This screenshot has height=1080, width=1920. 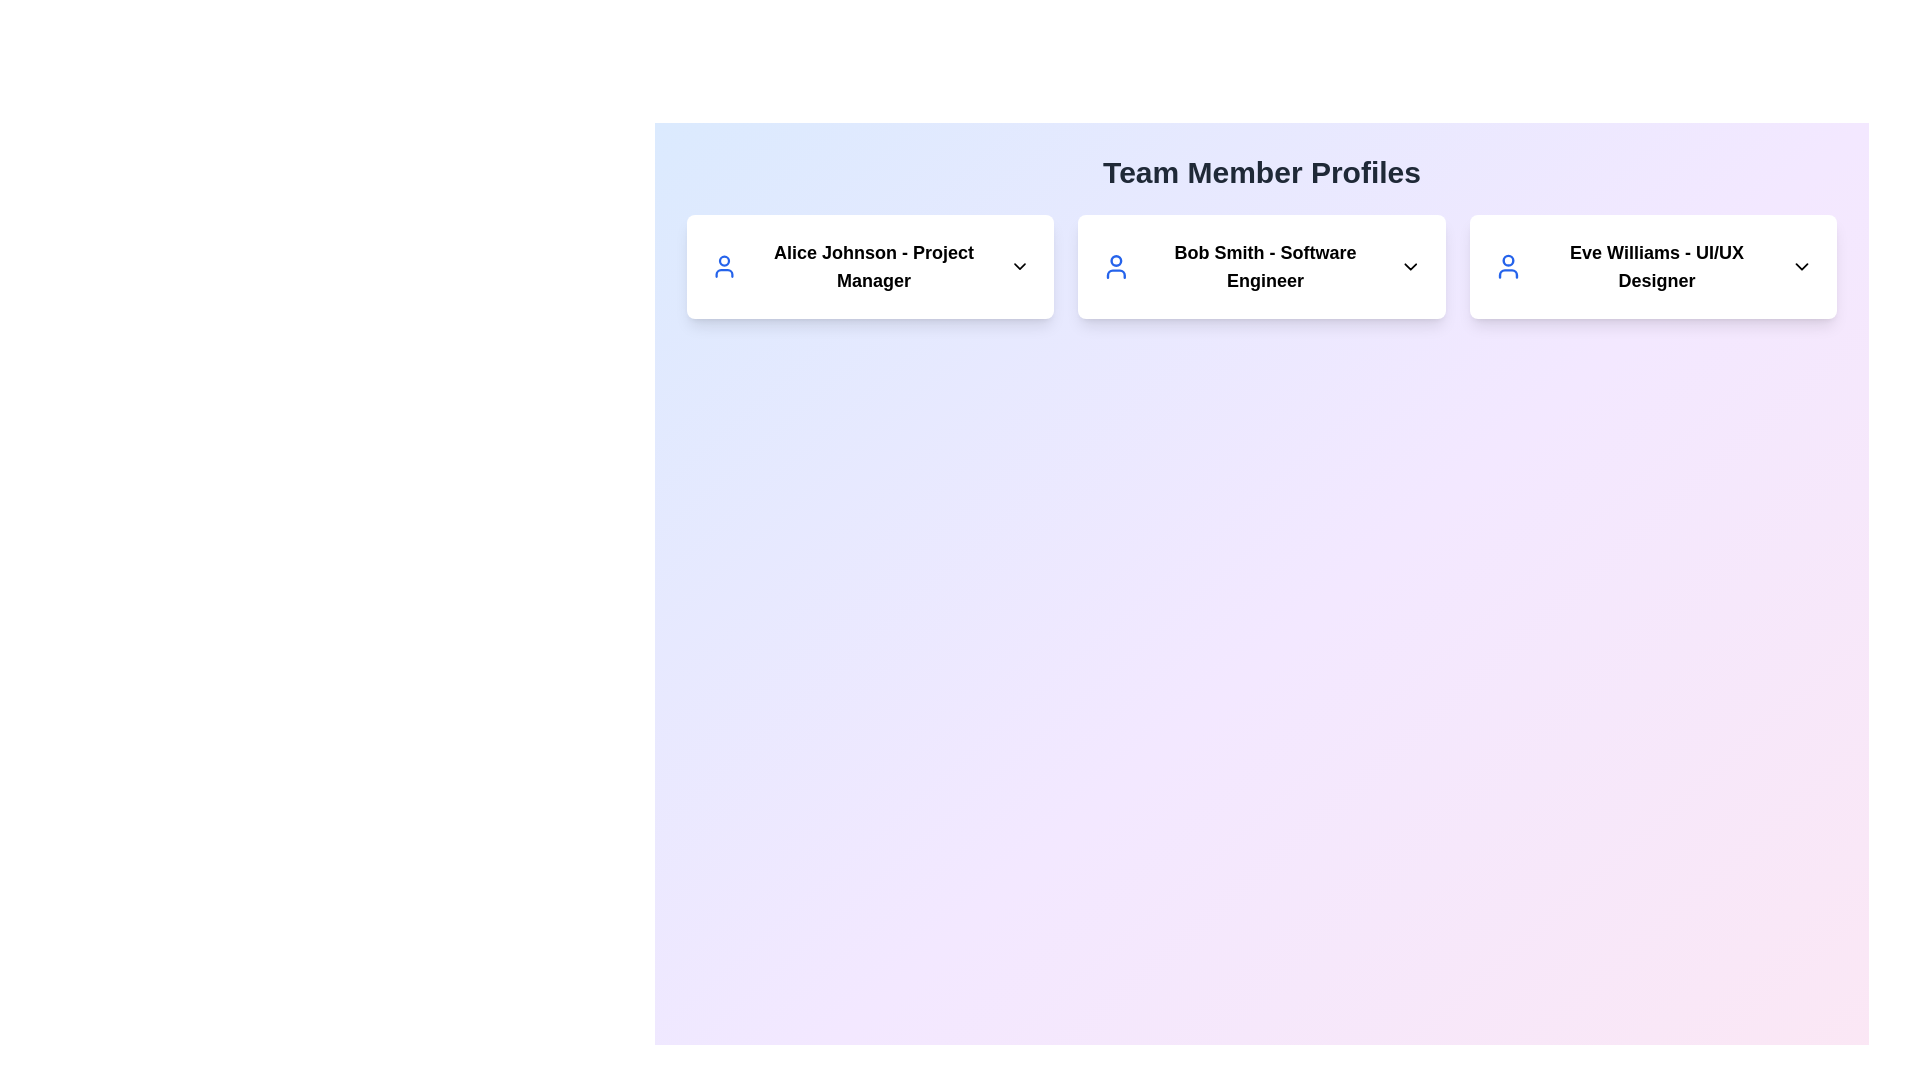 I want to click on the circular head component of the person silhouette icon located to the left of the text 'Eve Williams - UI/UX Designer', so click(x=1508, y=259).